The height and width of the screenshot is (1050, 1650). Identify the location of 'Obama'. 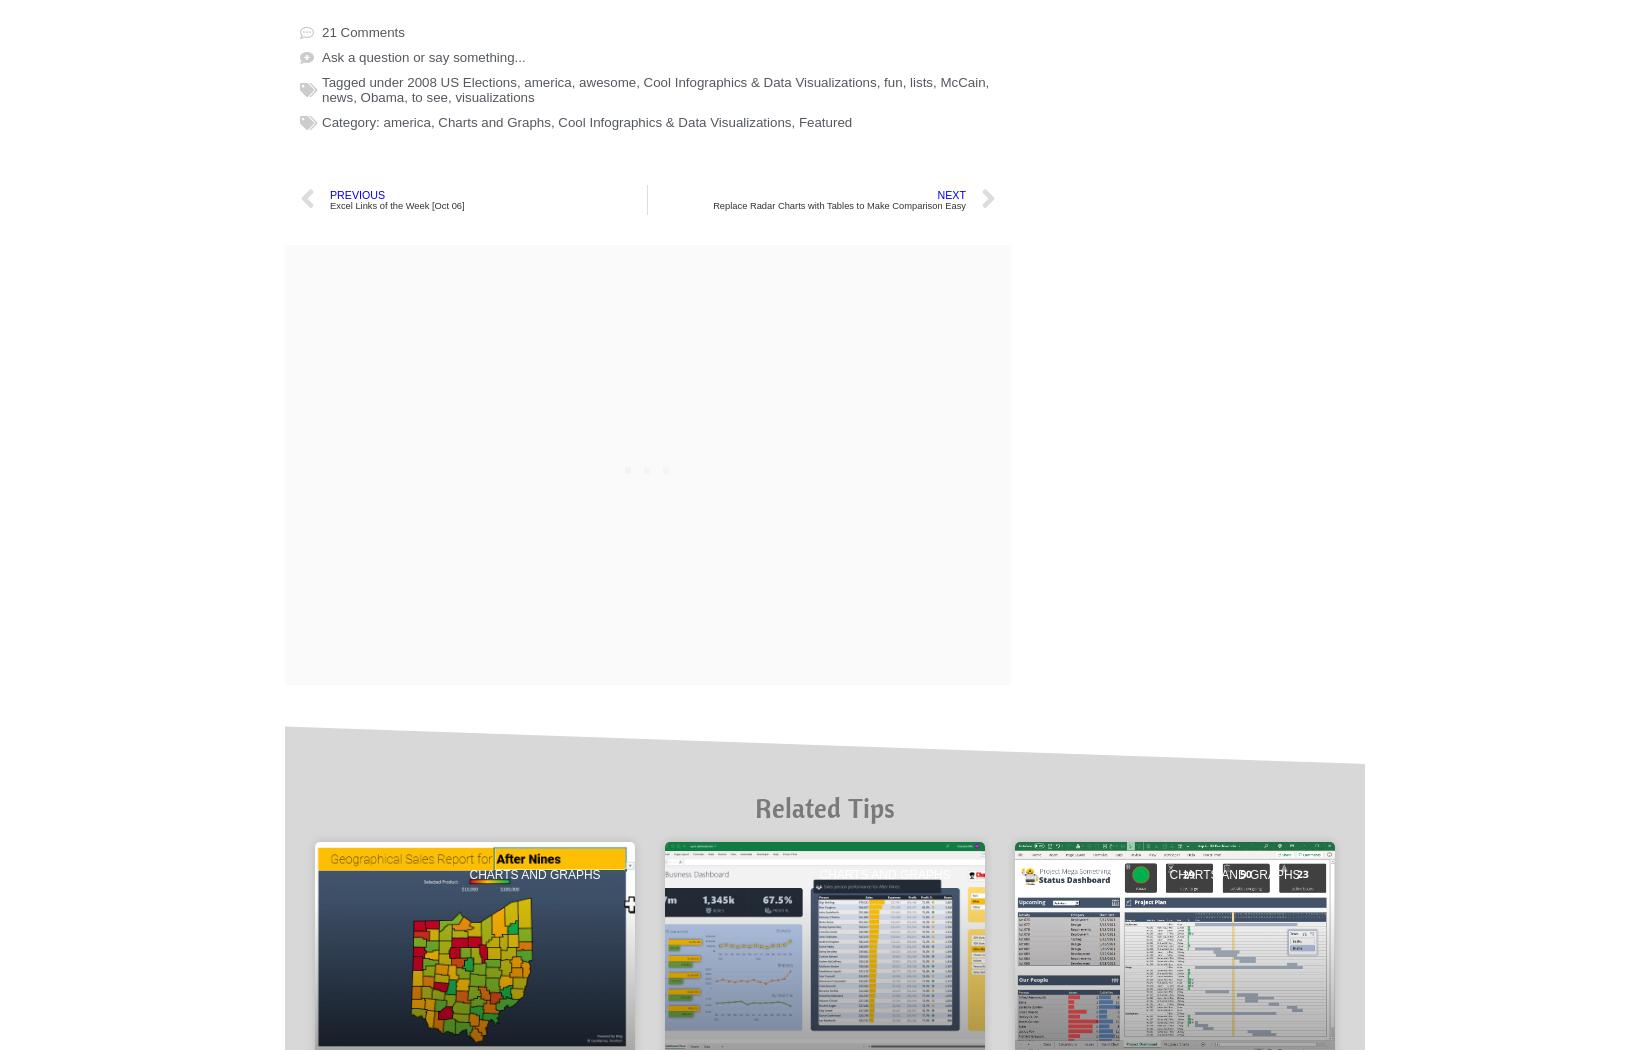
(381, 783).